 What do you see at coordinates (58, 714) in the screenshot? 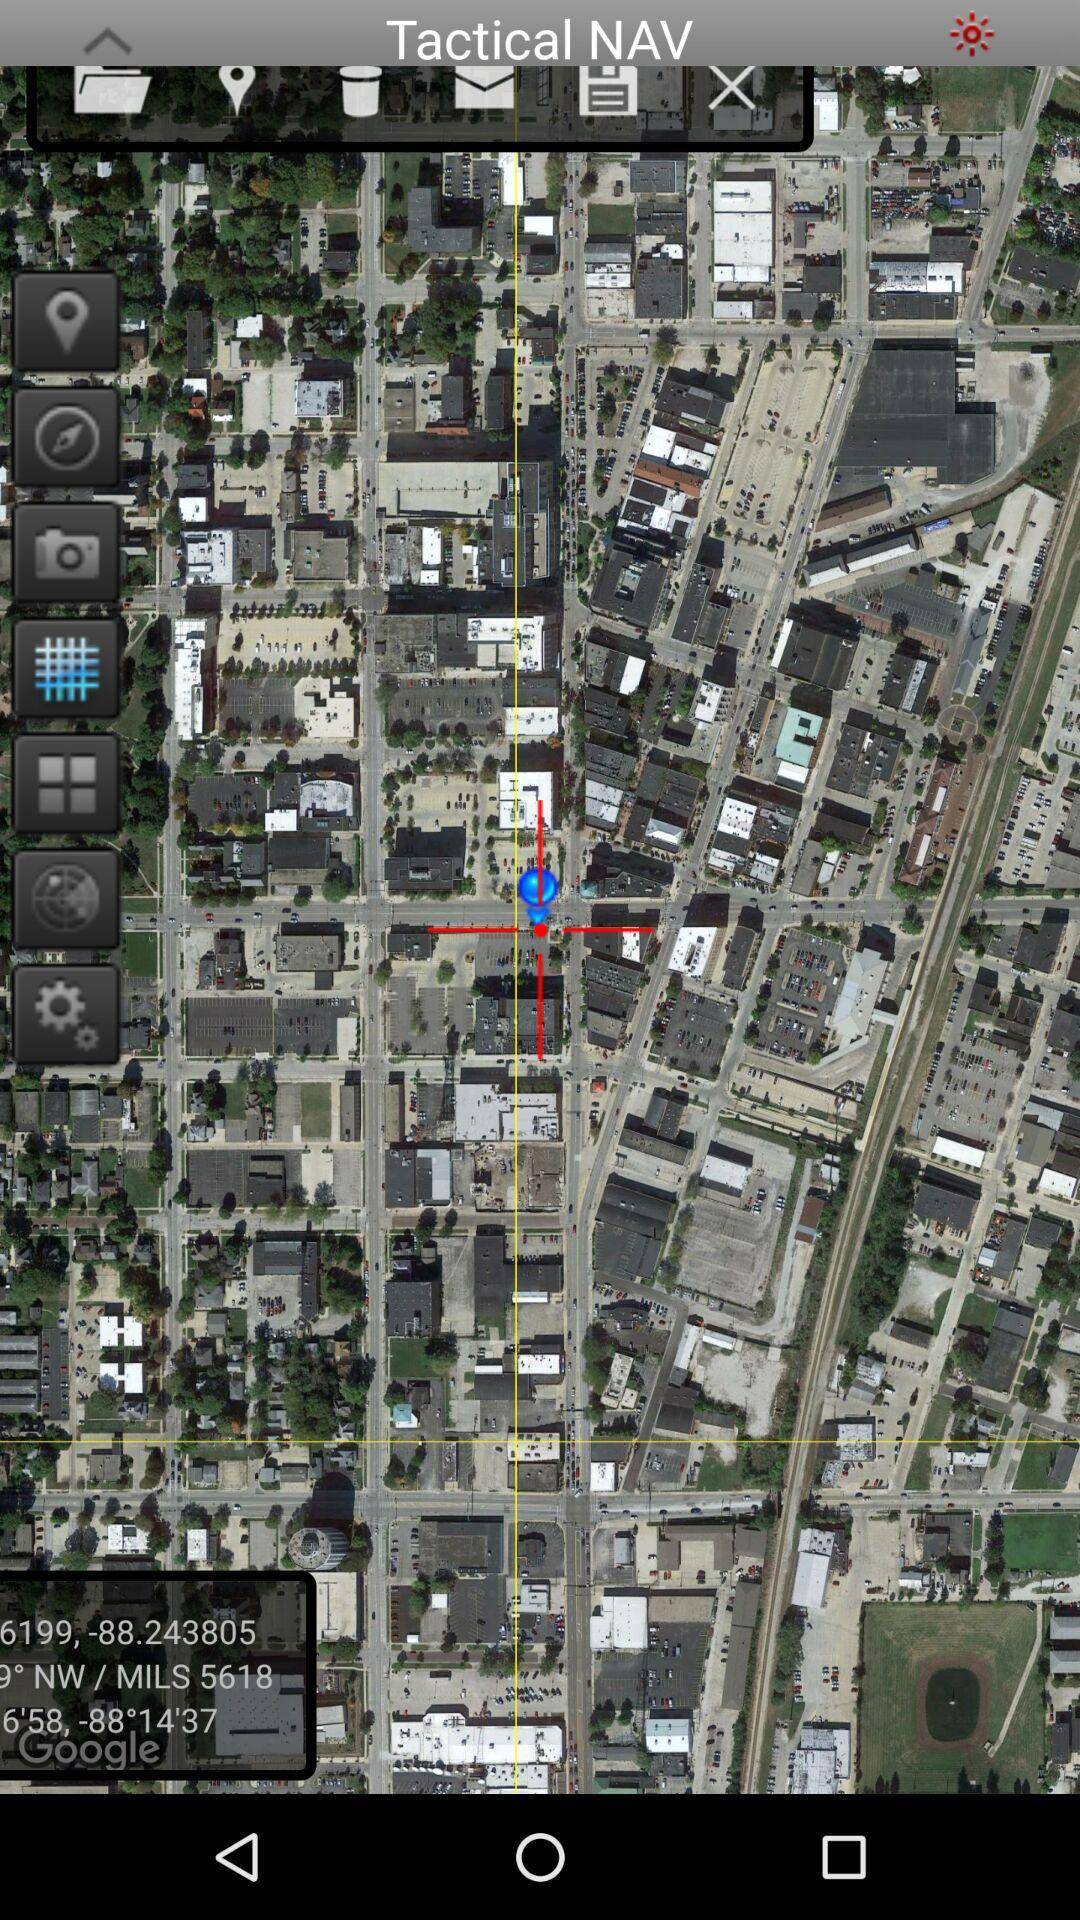
I see `the date_range icon` at bounding box center [58, 714].